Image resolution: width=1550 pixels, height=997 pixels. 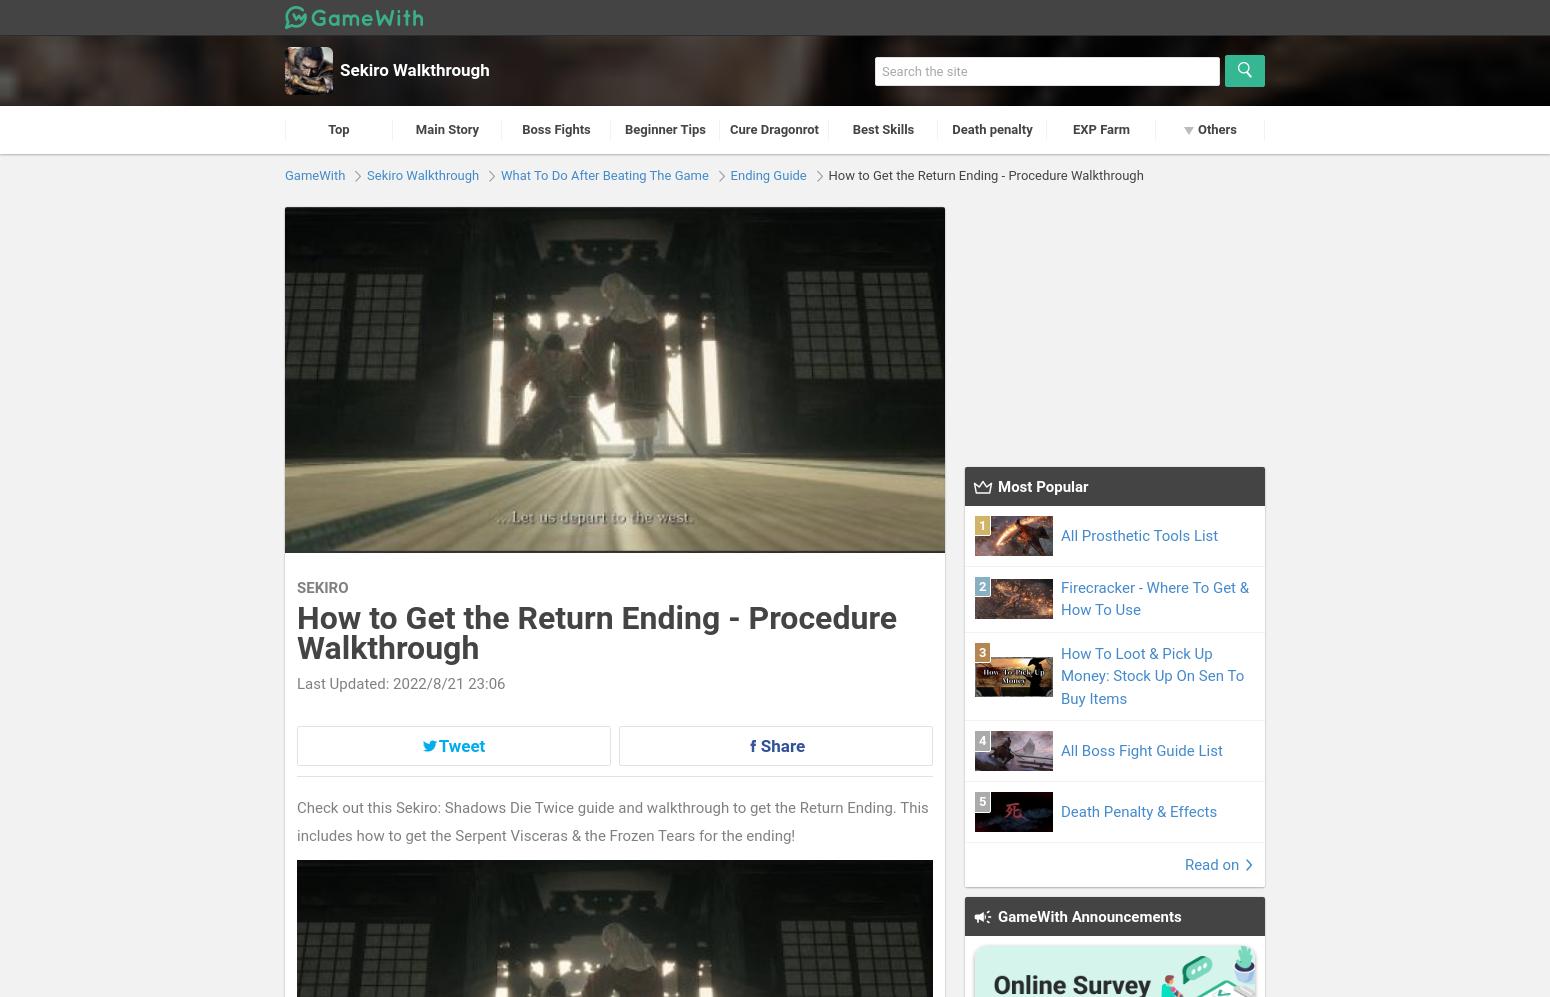 I want to click on 'Cure Dragonrot', so click(x=730, y=129).